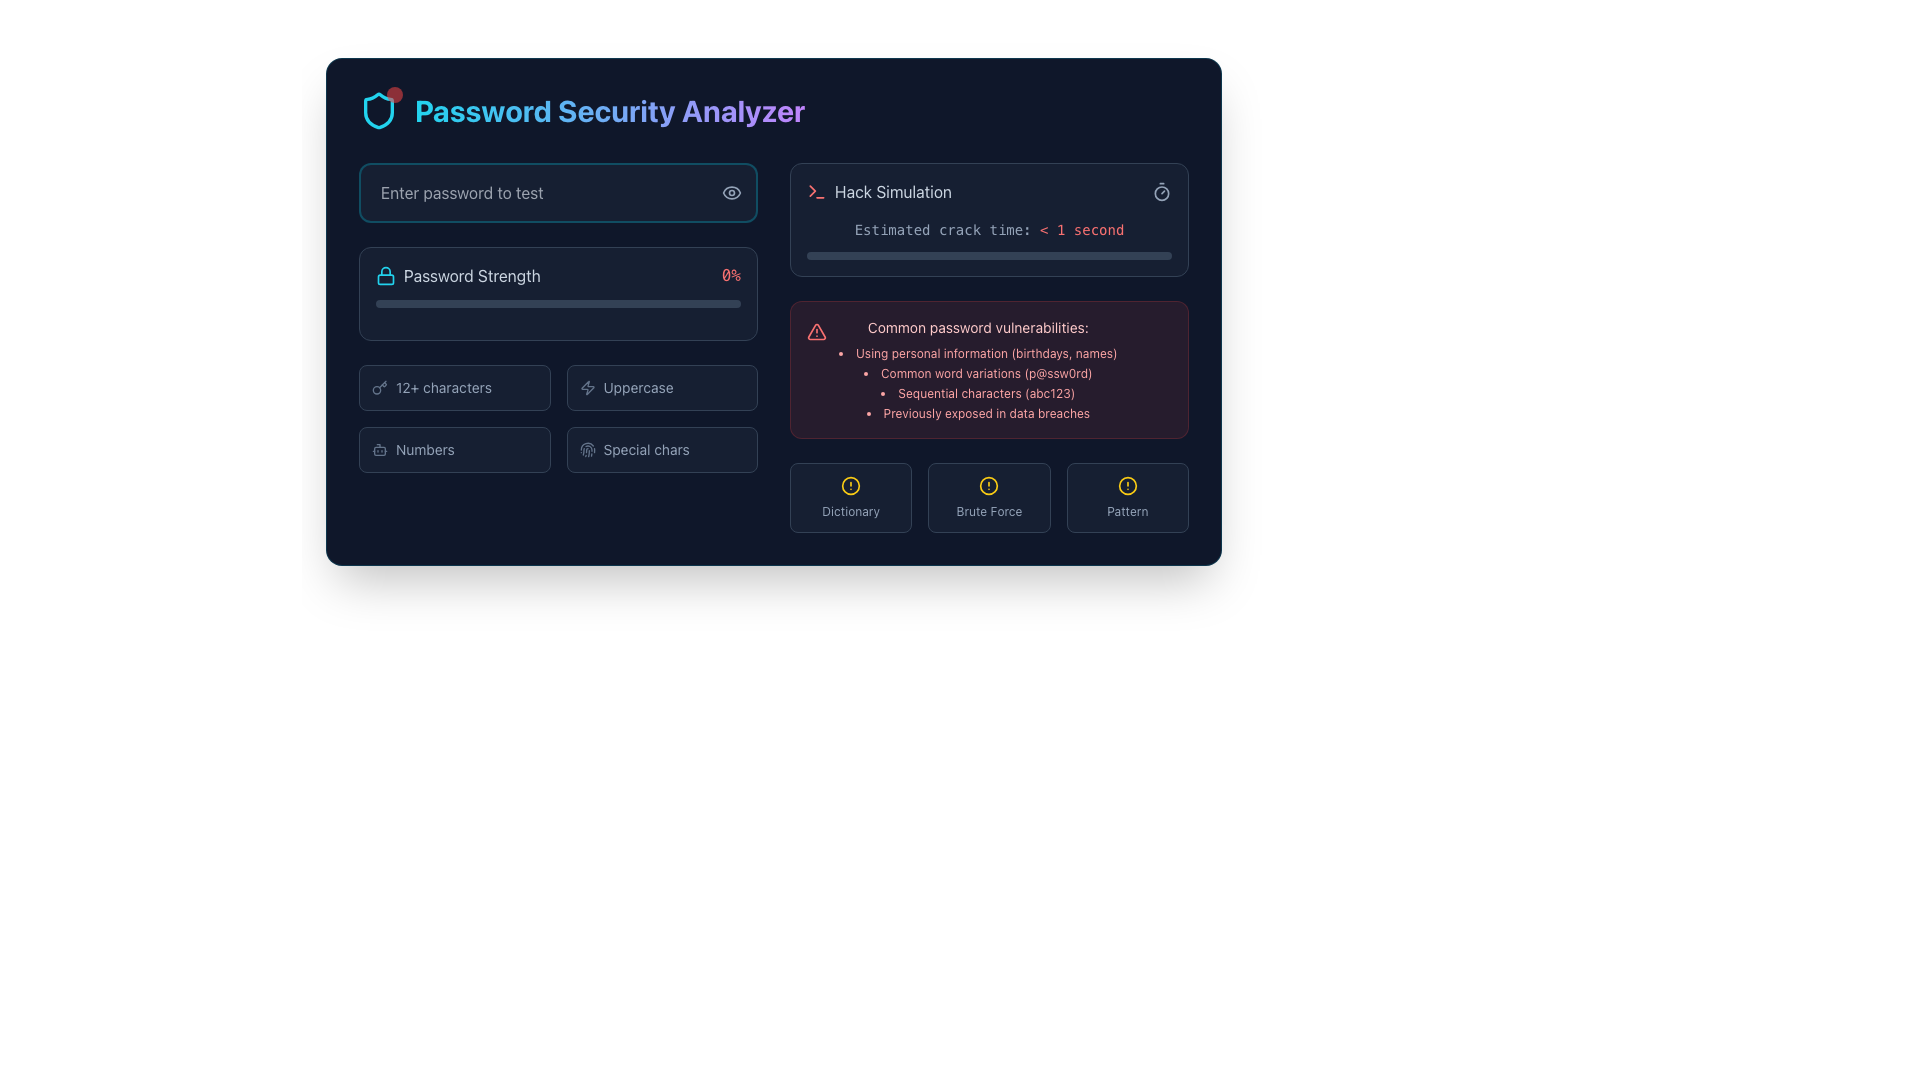 The height and width of the screenshot is (1080, 1920). Describe the element at coordinates (646, 450) in the screenshot. I see `the text label displaying 'Special chars' which is located in the fourth option of the feature options row, styled with a smaller font size and slate-gray color in a dark-themed interface` at that location.